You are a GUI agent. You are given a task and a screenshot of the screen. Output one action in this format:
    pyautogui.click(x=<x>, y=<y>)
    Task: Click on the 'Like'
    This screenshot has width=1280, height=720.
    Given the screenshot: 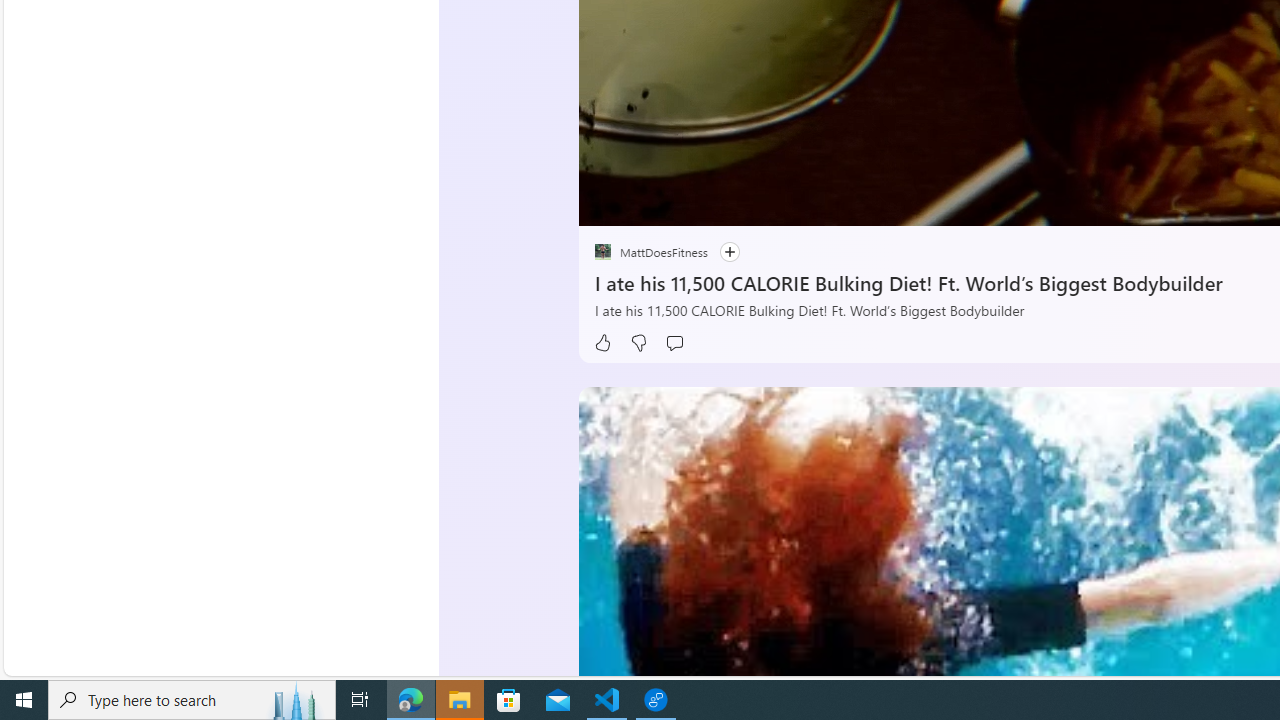 What is the action you would take?
    pyautogui.click(x=601, y=342)
    